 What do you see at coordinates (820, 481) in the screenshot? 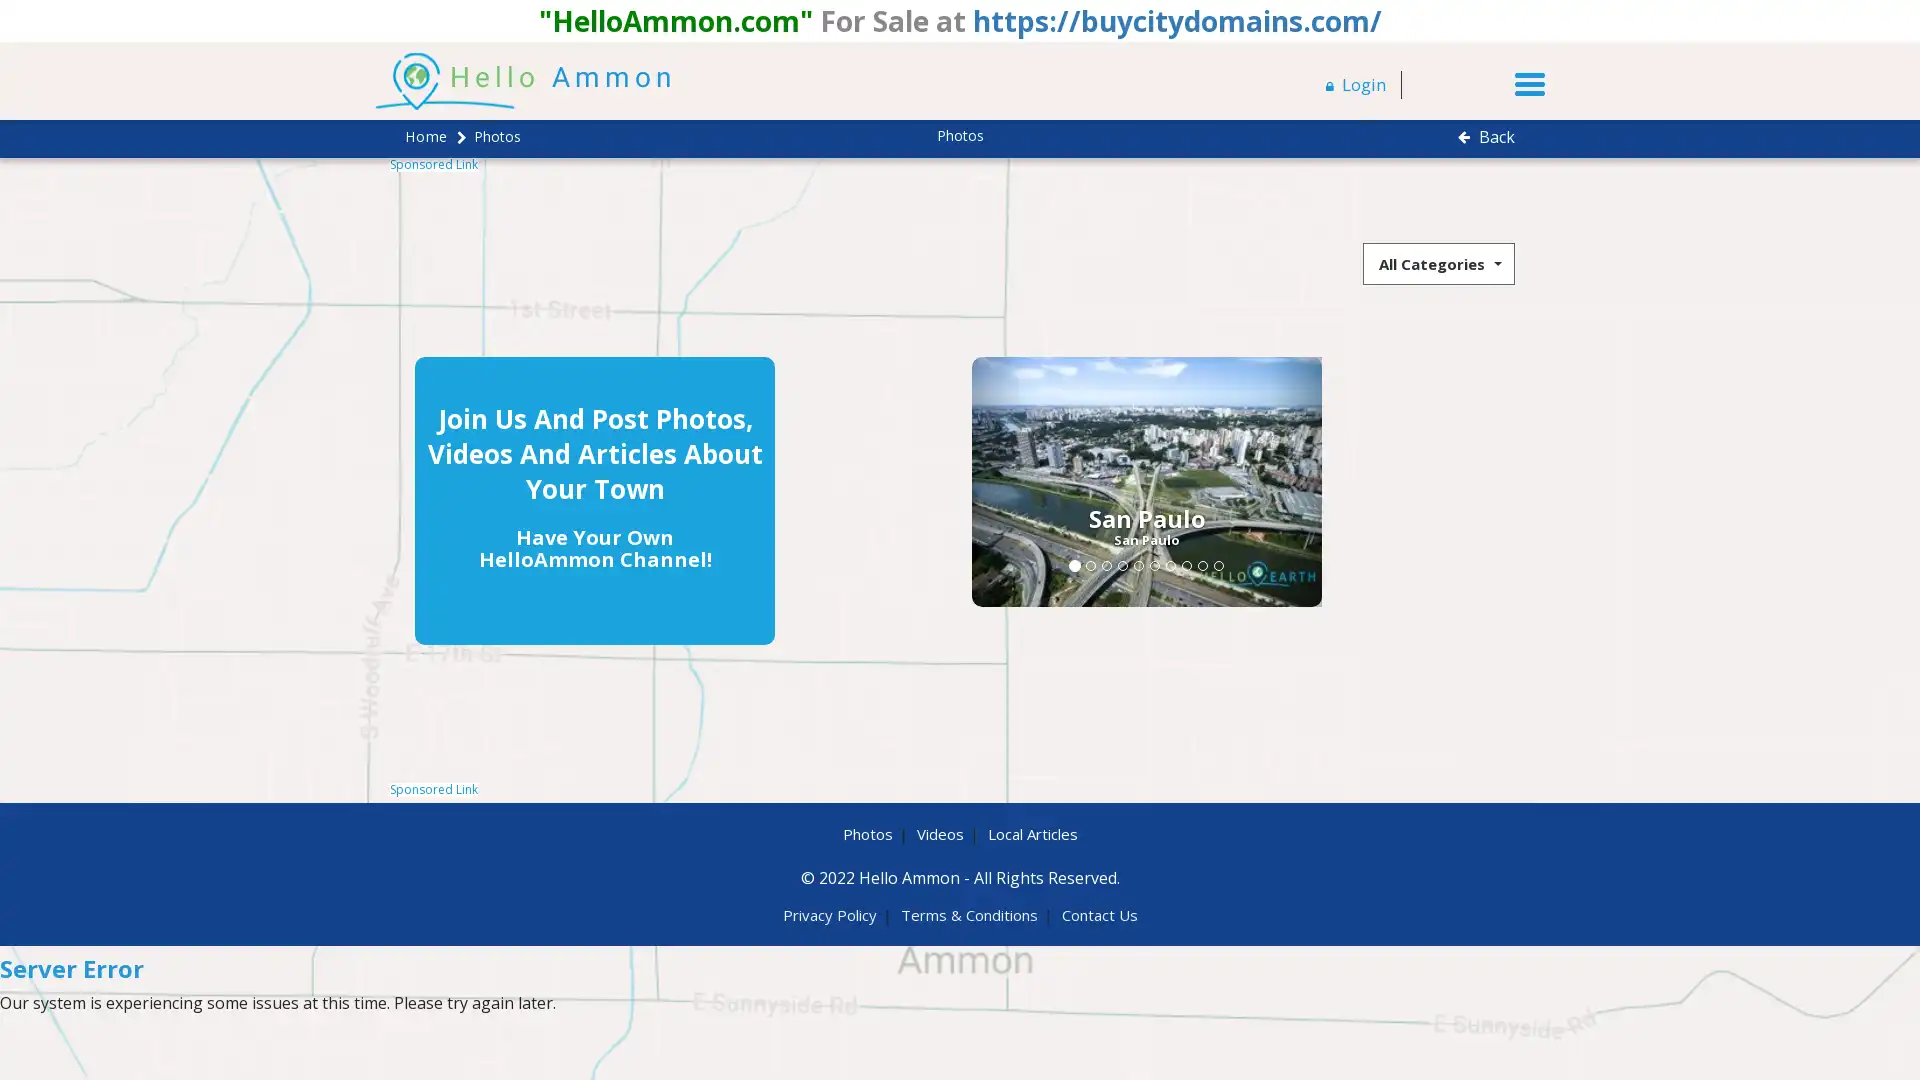
I see `Previous` at bounding box center [820, 481].